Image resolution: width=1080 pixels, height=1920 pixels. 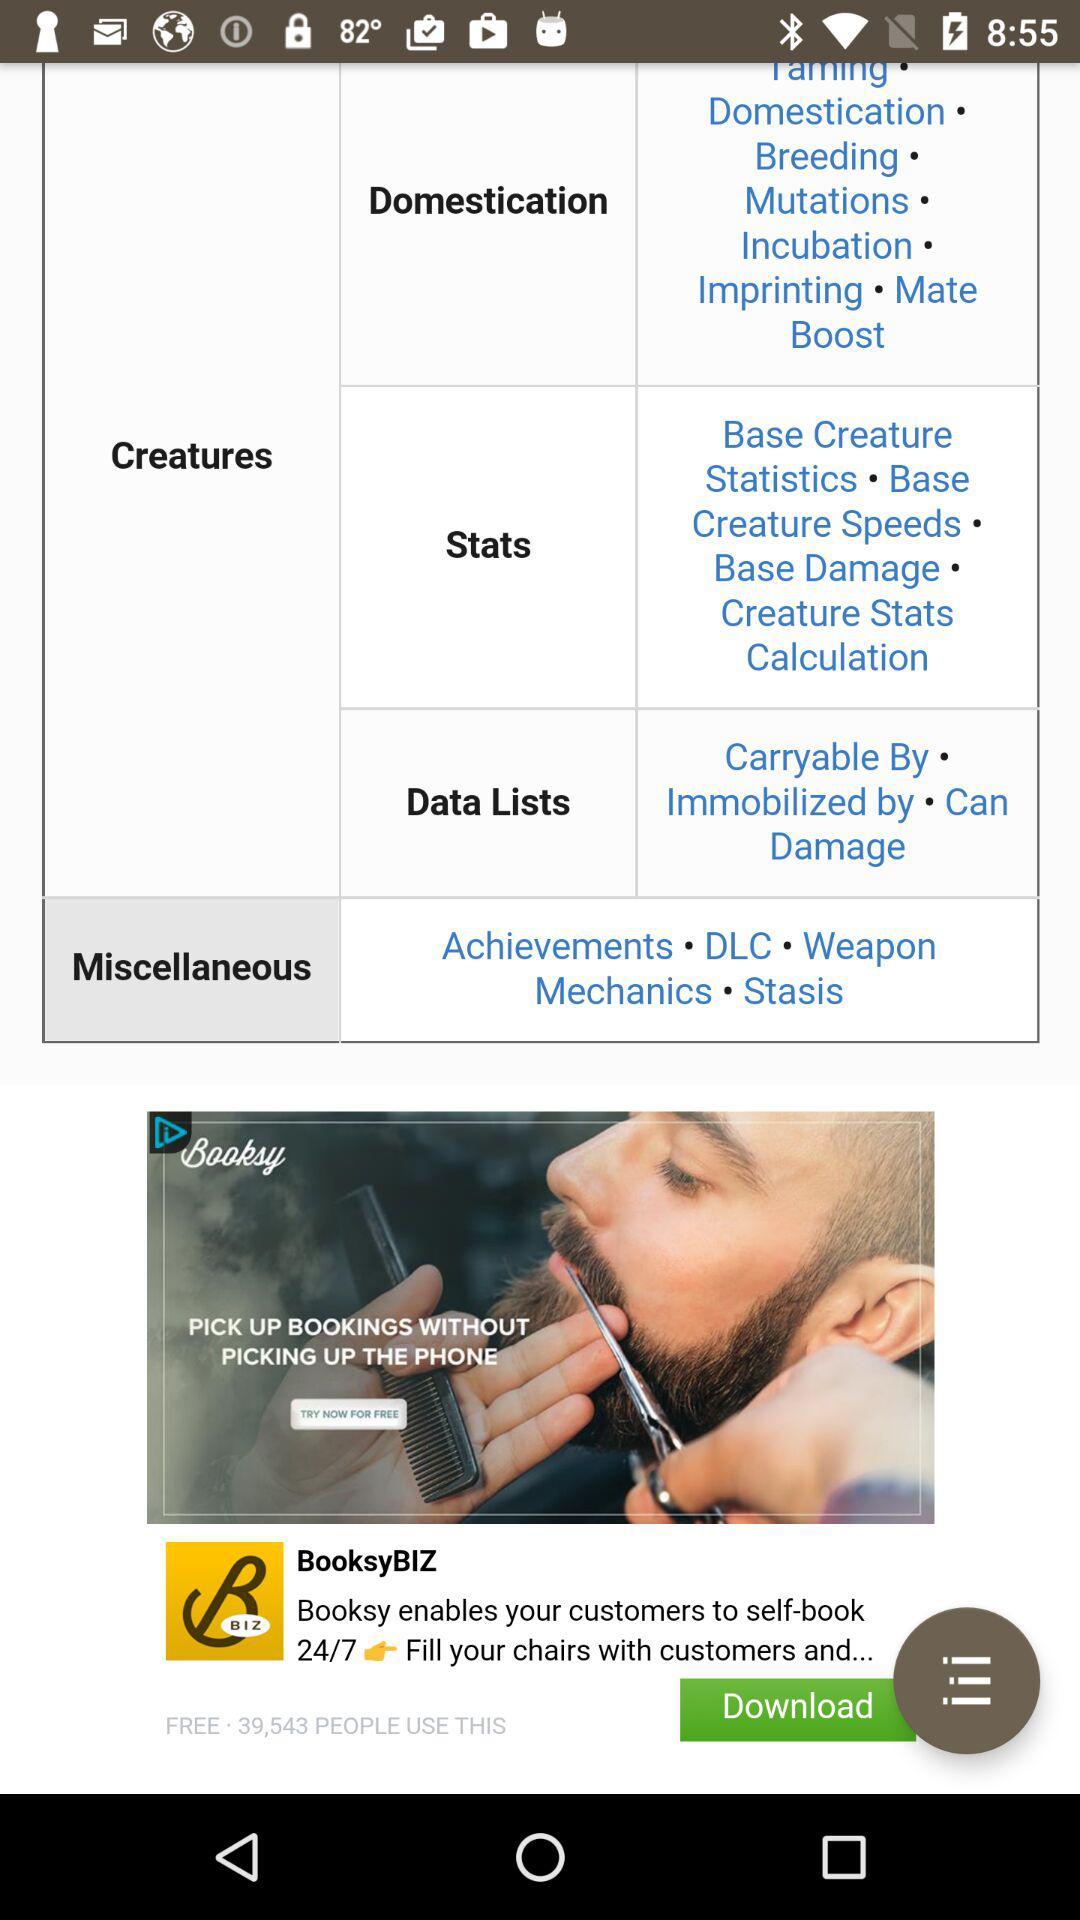 What do you see at coordinates (540, 573) in the screenshot?
I see `share the article` at bounding box center [540, 573].